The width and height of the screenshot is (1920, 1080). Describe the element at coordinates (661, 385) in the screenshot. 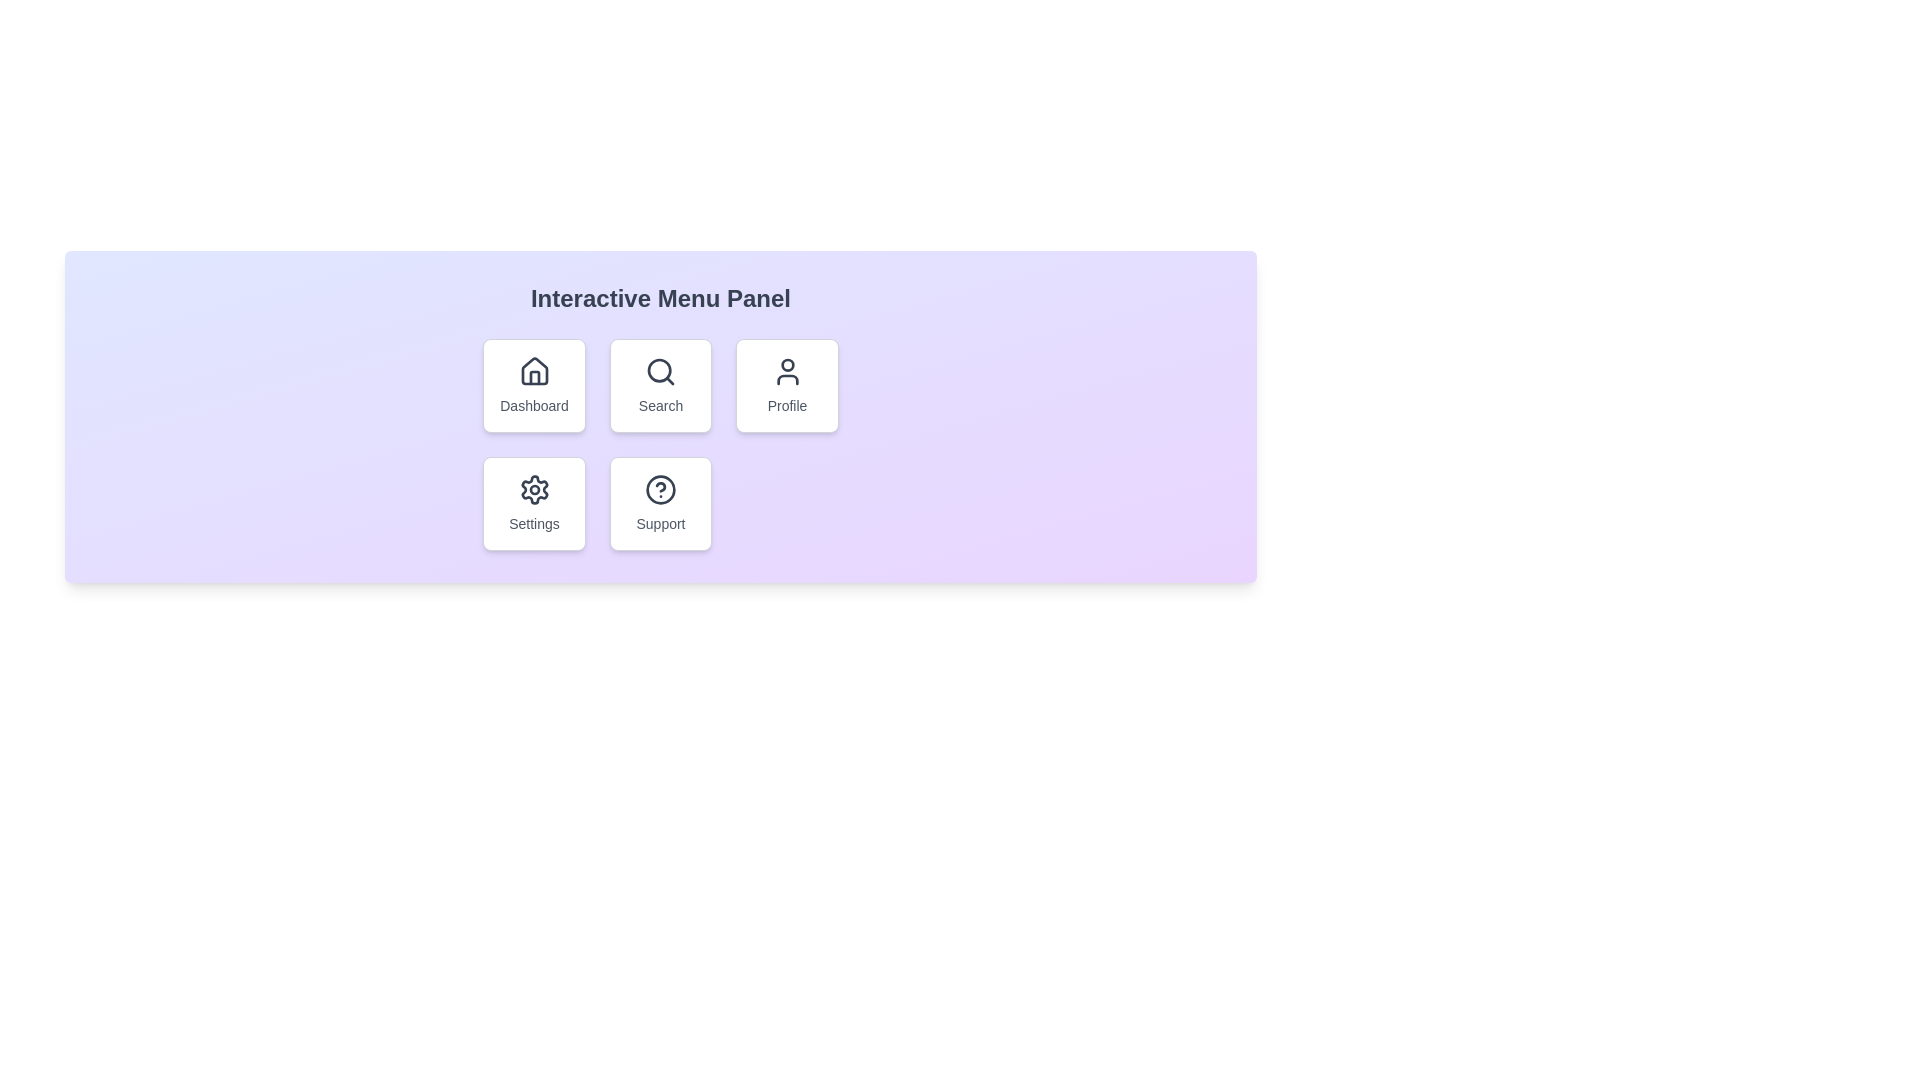

I see `the button located in the top row, middle position of the grid in the 'Interactive Menu Panel'` at that location.